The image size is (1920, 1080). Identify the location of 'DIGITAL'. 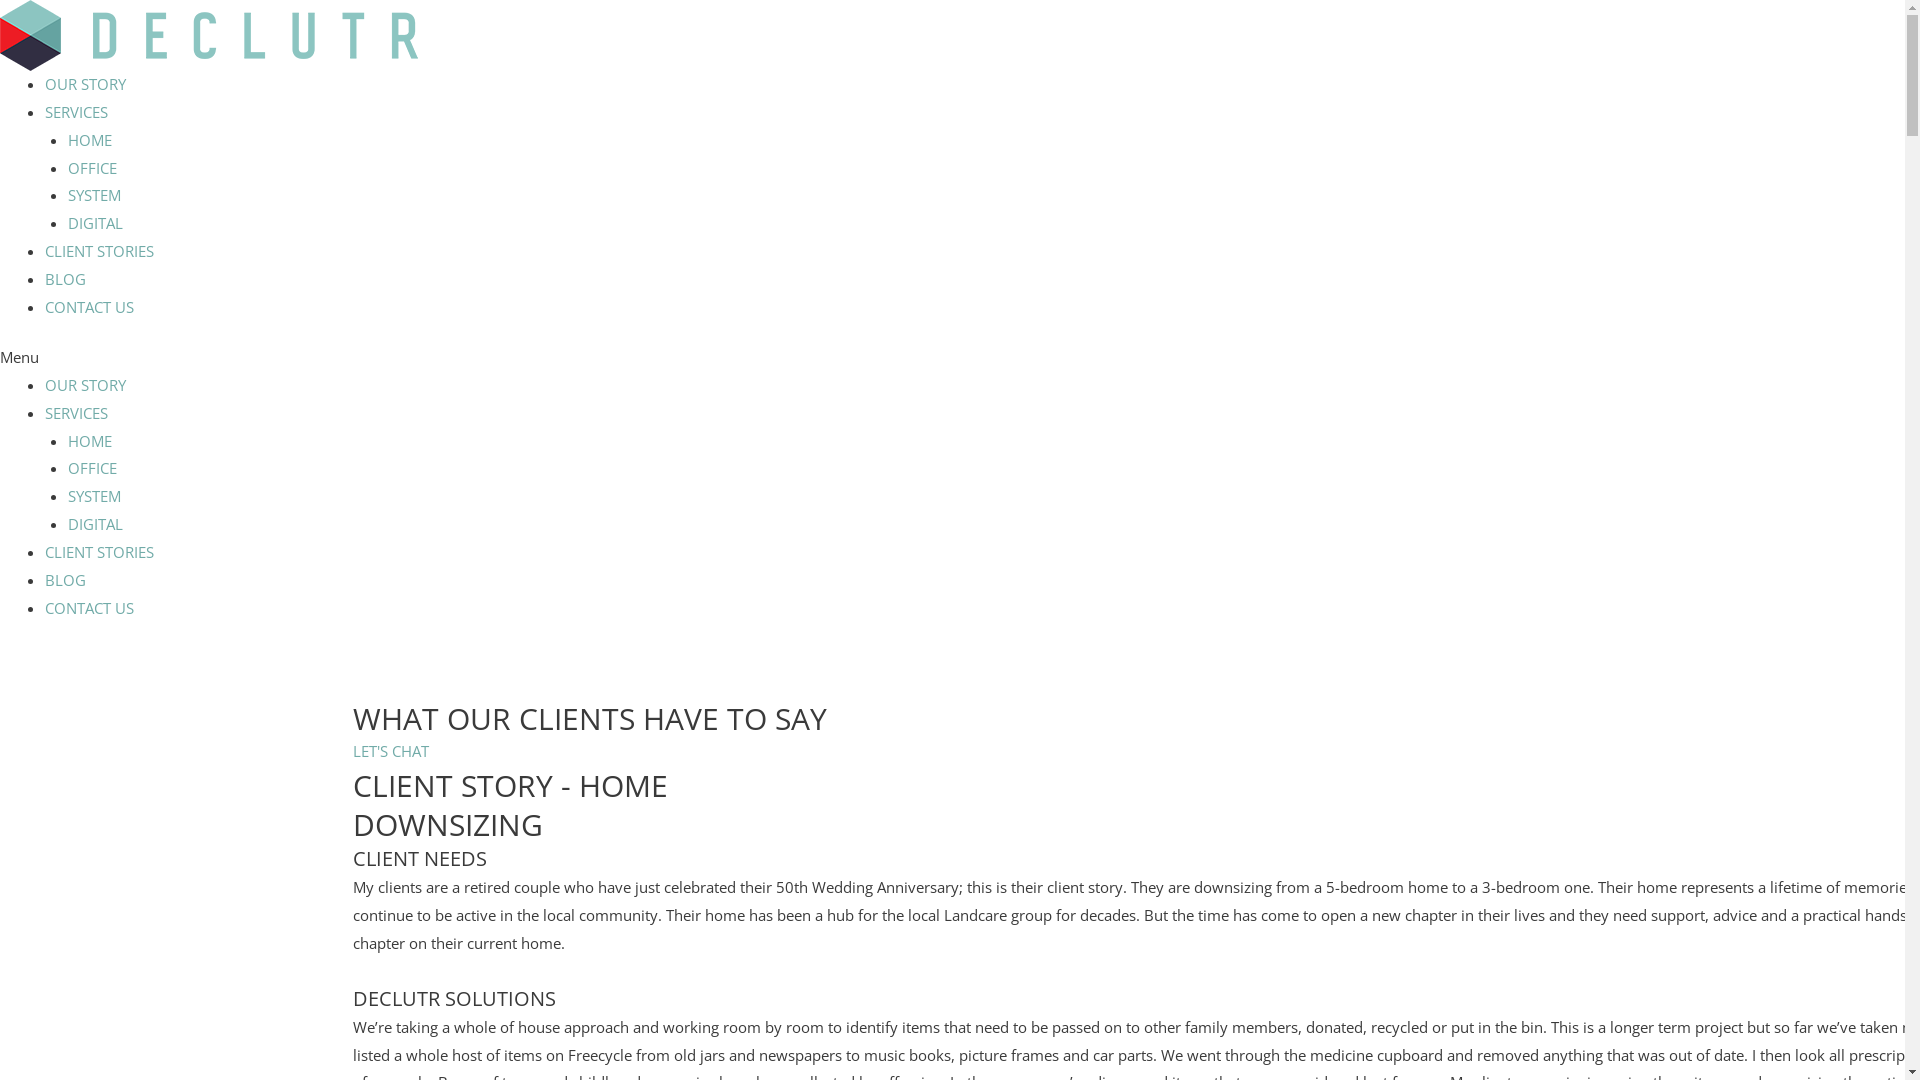
(94, 523).